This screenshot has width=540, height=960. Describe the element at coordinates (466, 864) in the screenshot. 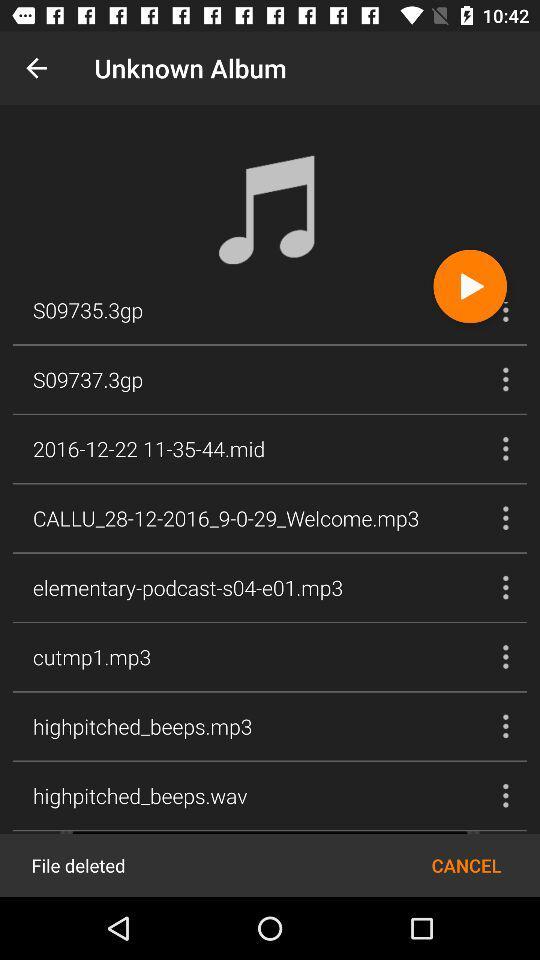

I see `item to the right of the file deleted` at that location.